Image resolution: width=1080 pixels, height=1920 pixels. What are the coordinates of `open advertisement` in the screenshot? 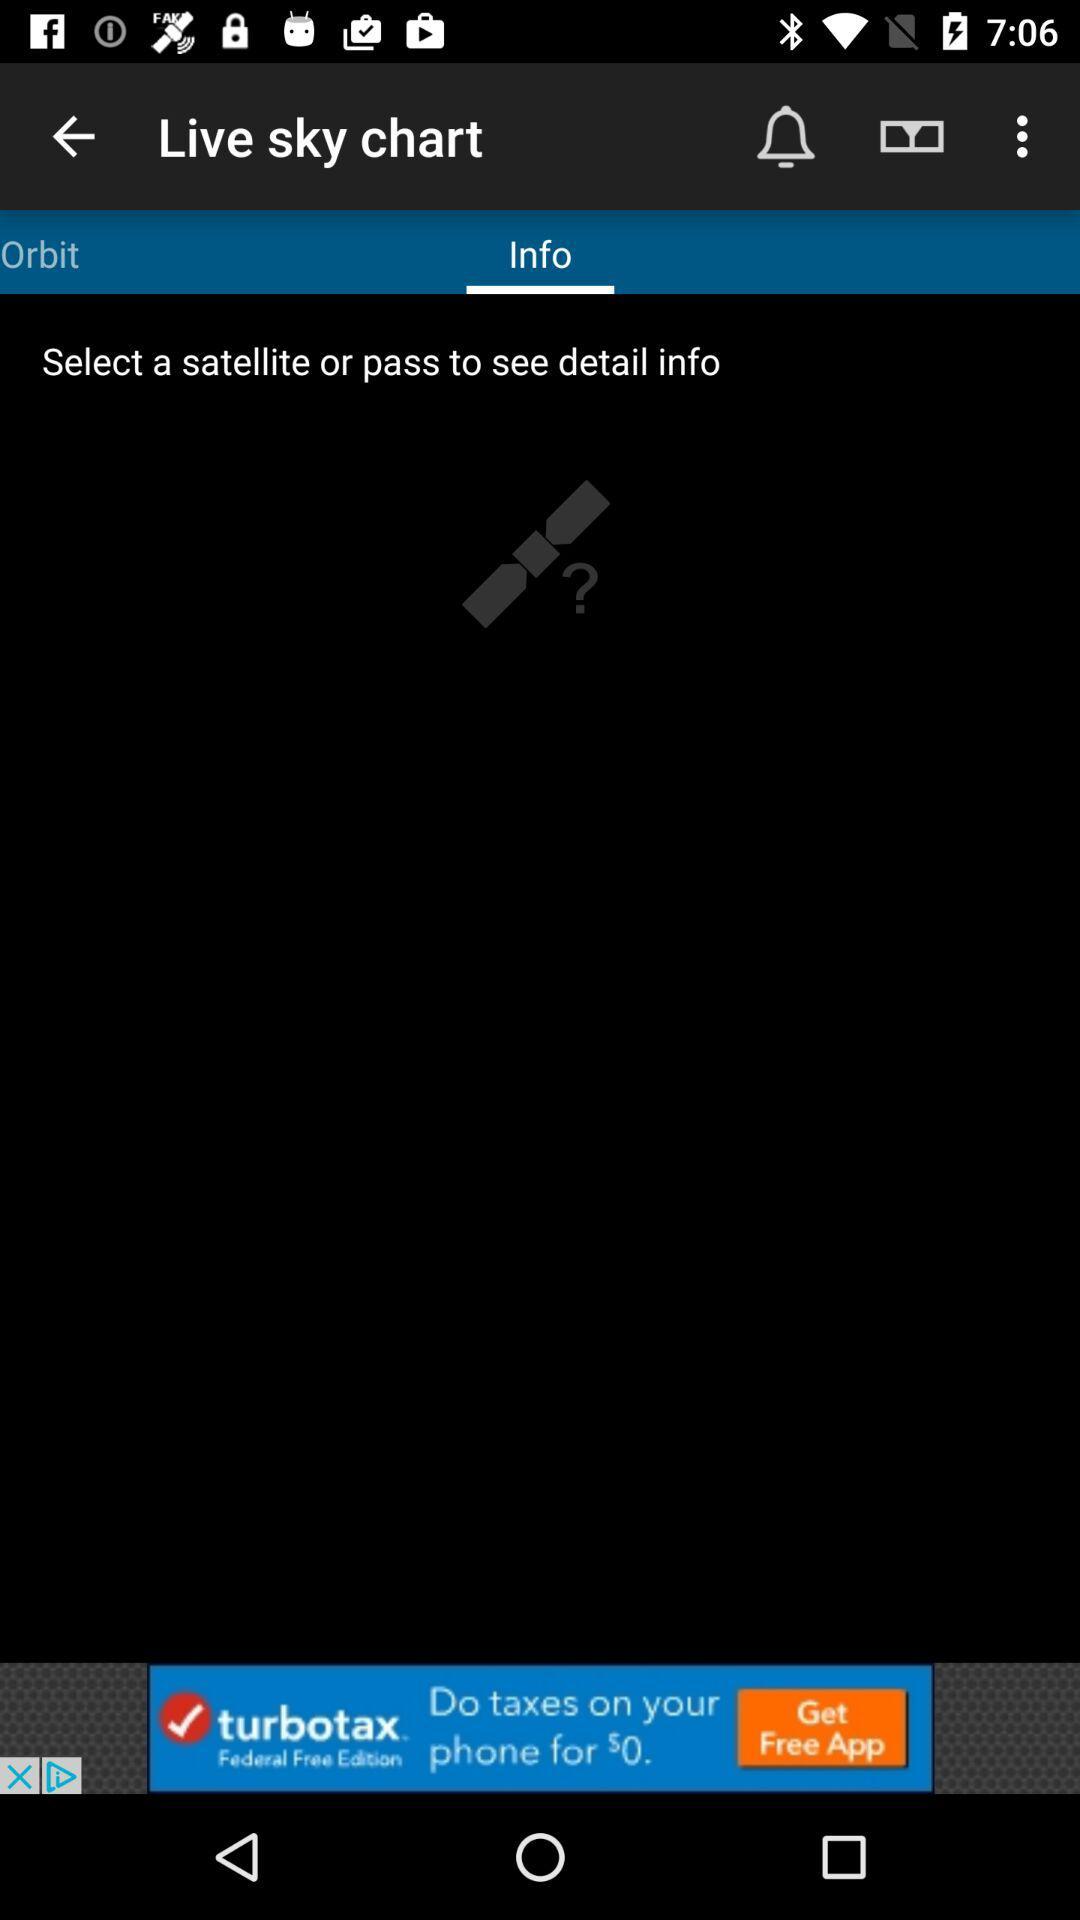 It's located at (540, 1727).